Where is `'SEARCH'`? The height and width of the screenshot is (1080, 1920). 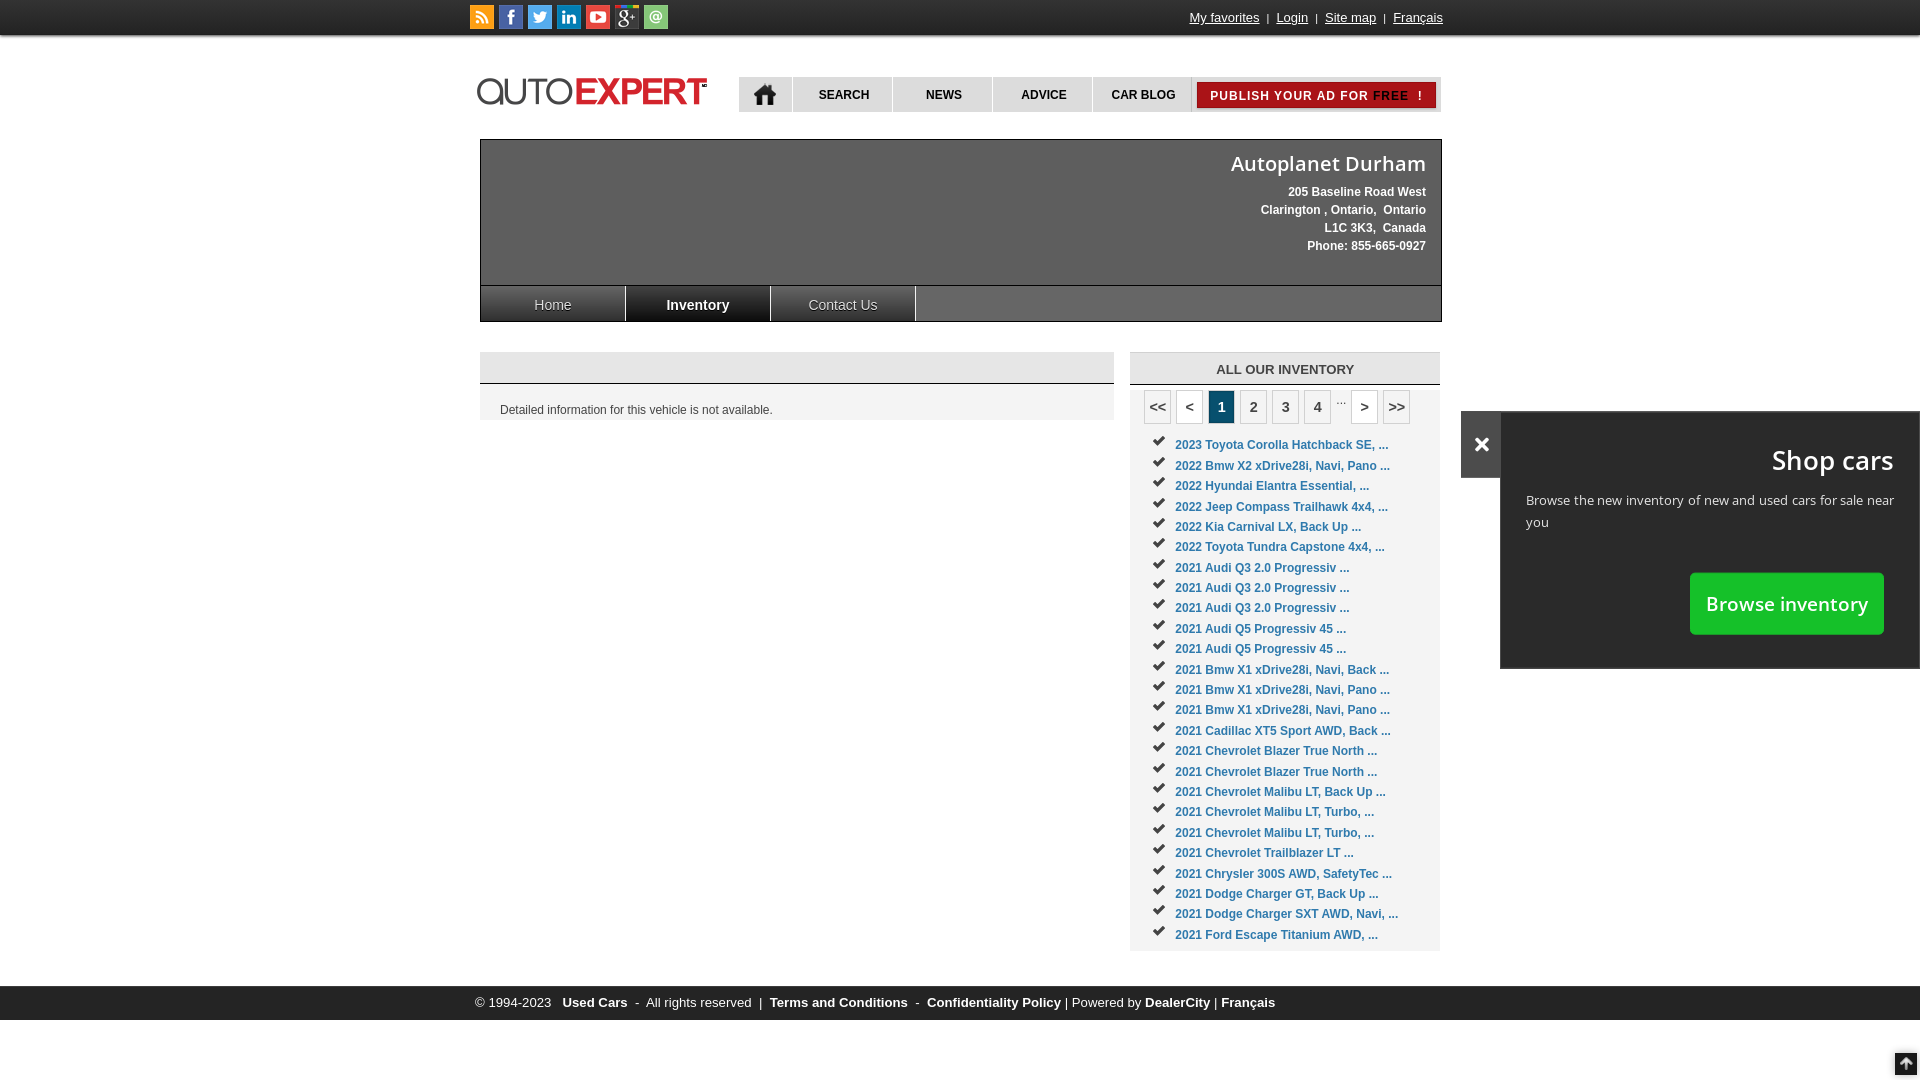 'SEARCH' is located at coordinates (841, 94).